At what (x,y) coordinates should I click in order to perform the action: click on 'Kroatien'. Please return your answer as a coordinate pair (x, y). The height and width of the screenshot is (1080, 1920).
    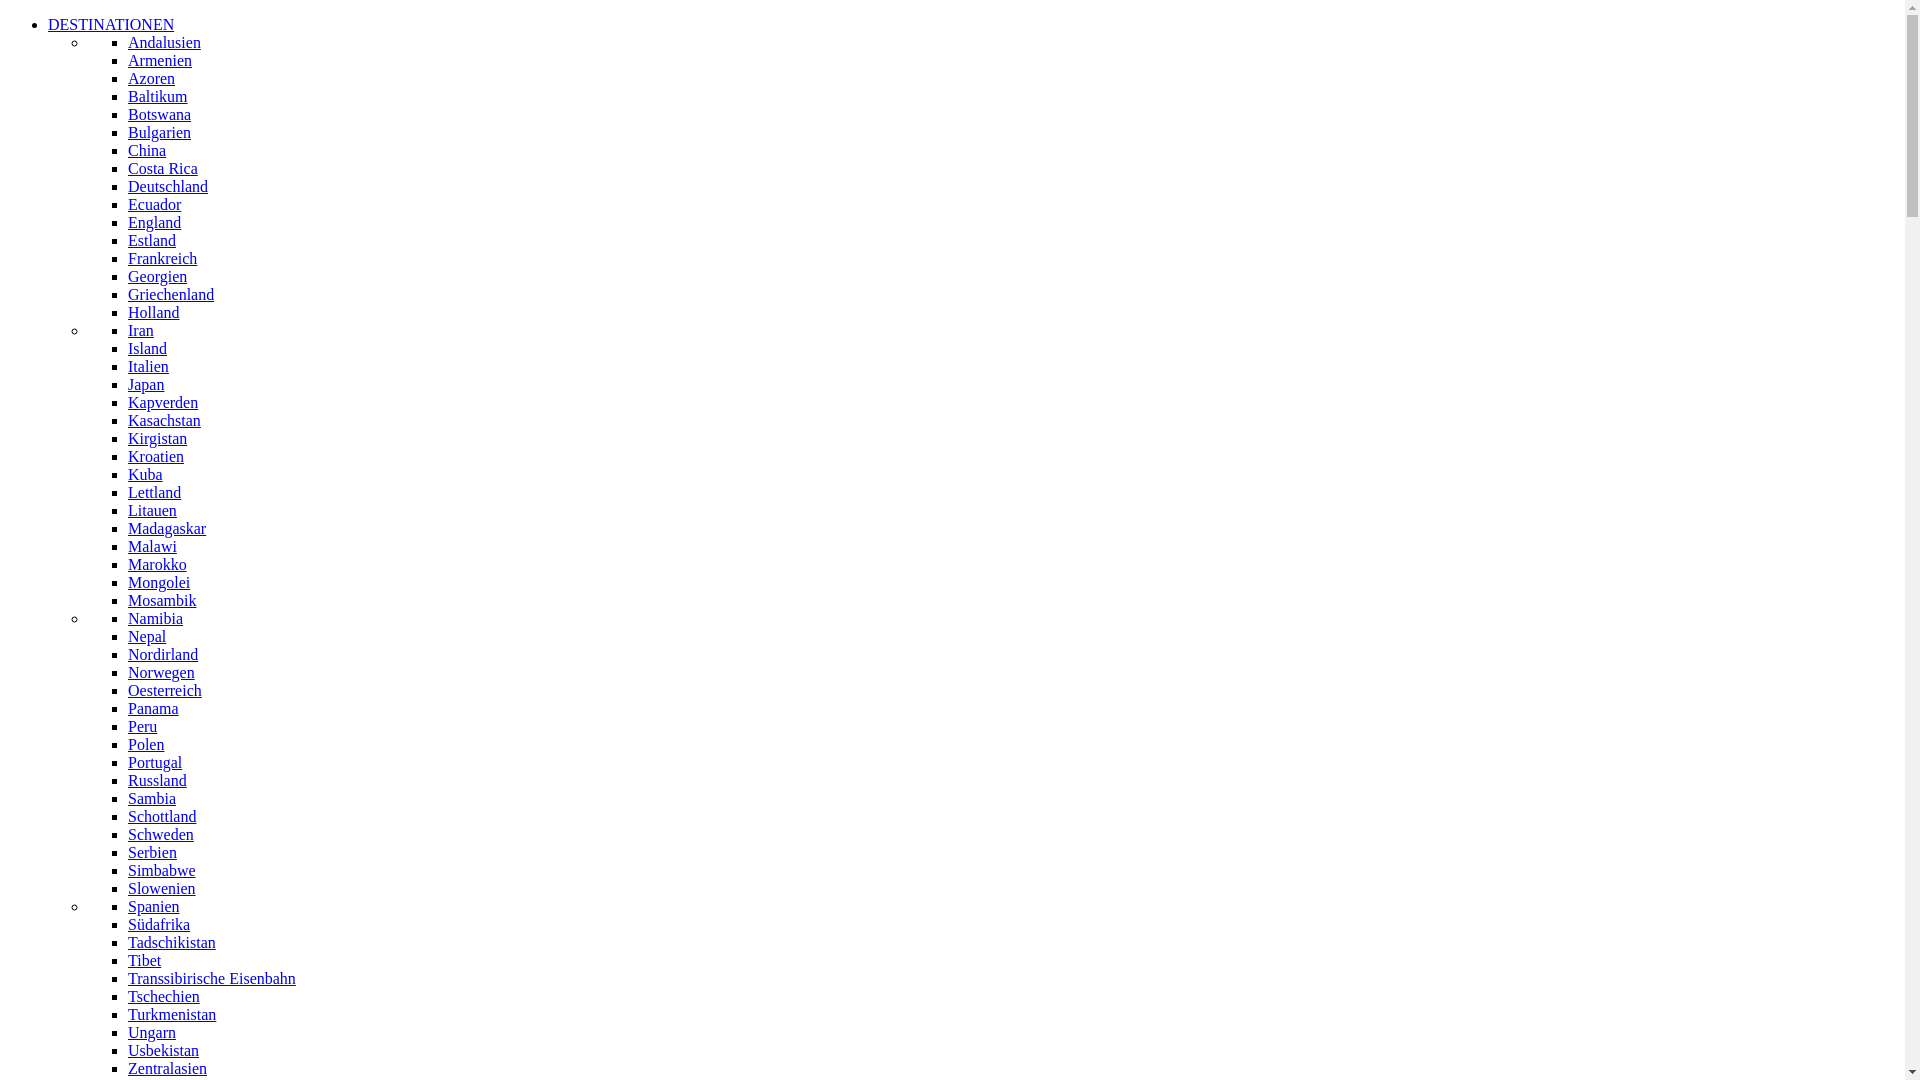
    Looking at the image, I should click on (155, 456).